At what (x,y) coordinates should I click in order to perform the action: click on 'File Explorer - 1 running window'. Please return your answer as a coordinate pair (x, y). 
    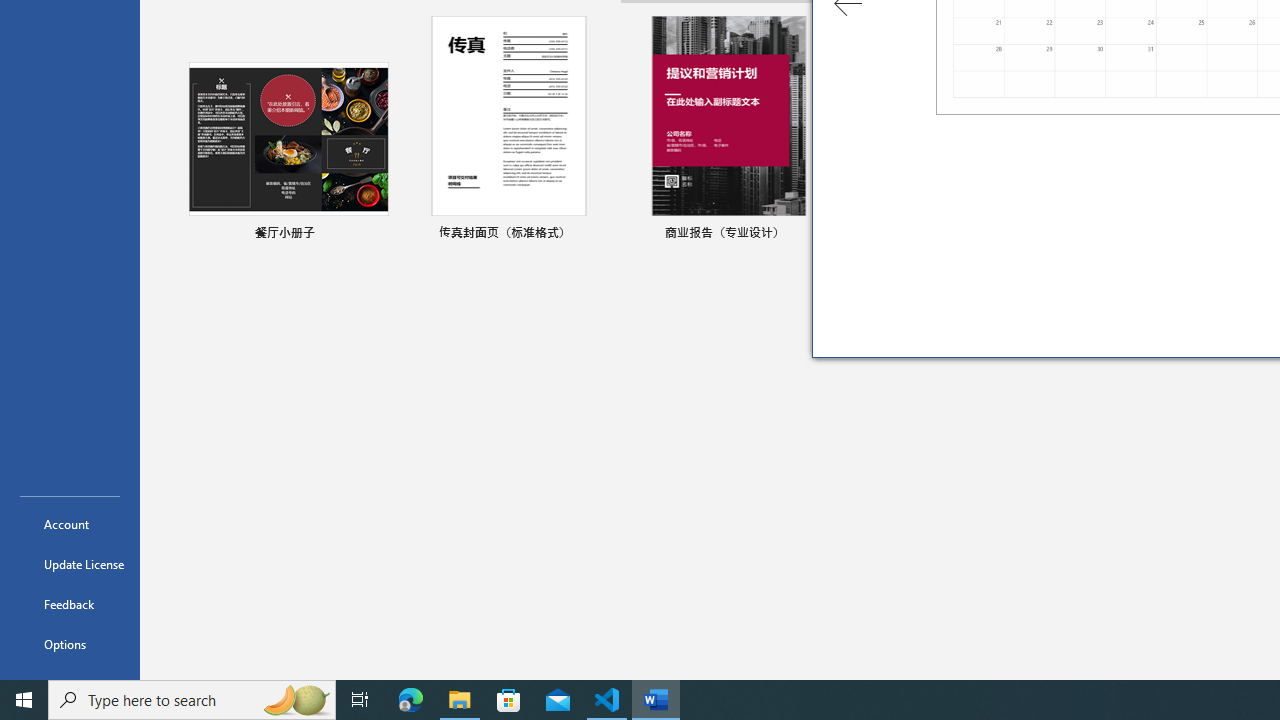
    Looking at the image, I should click on (459, 698).